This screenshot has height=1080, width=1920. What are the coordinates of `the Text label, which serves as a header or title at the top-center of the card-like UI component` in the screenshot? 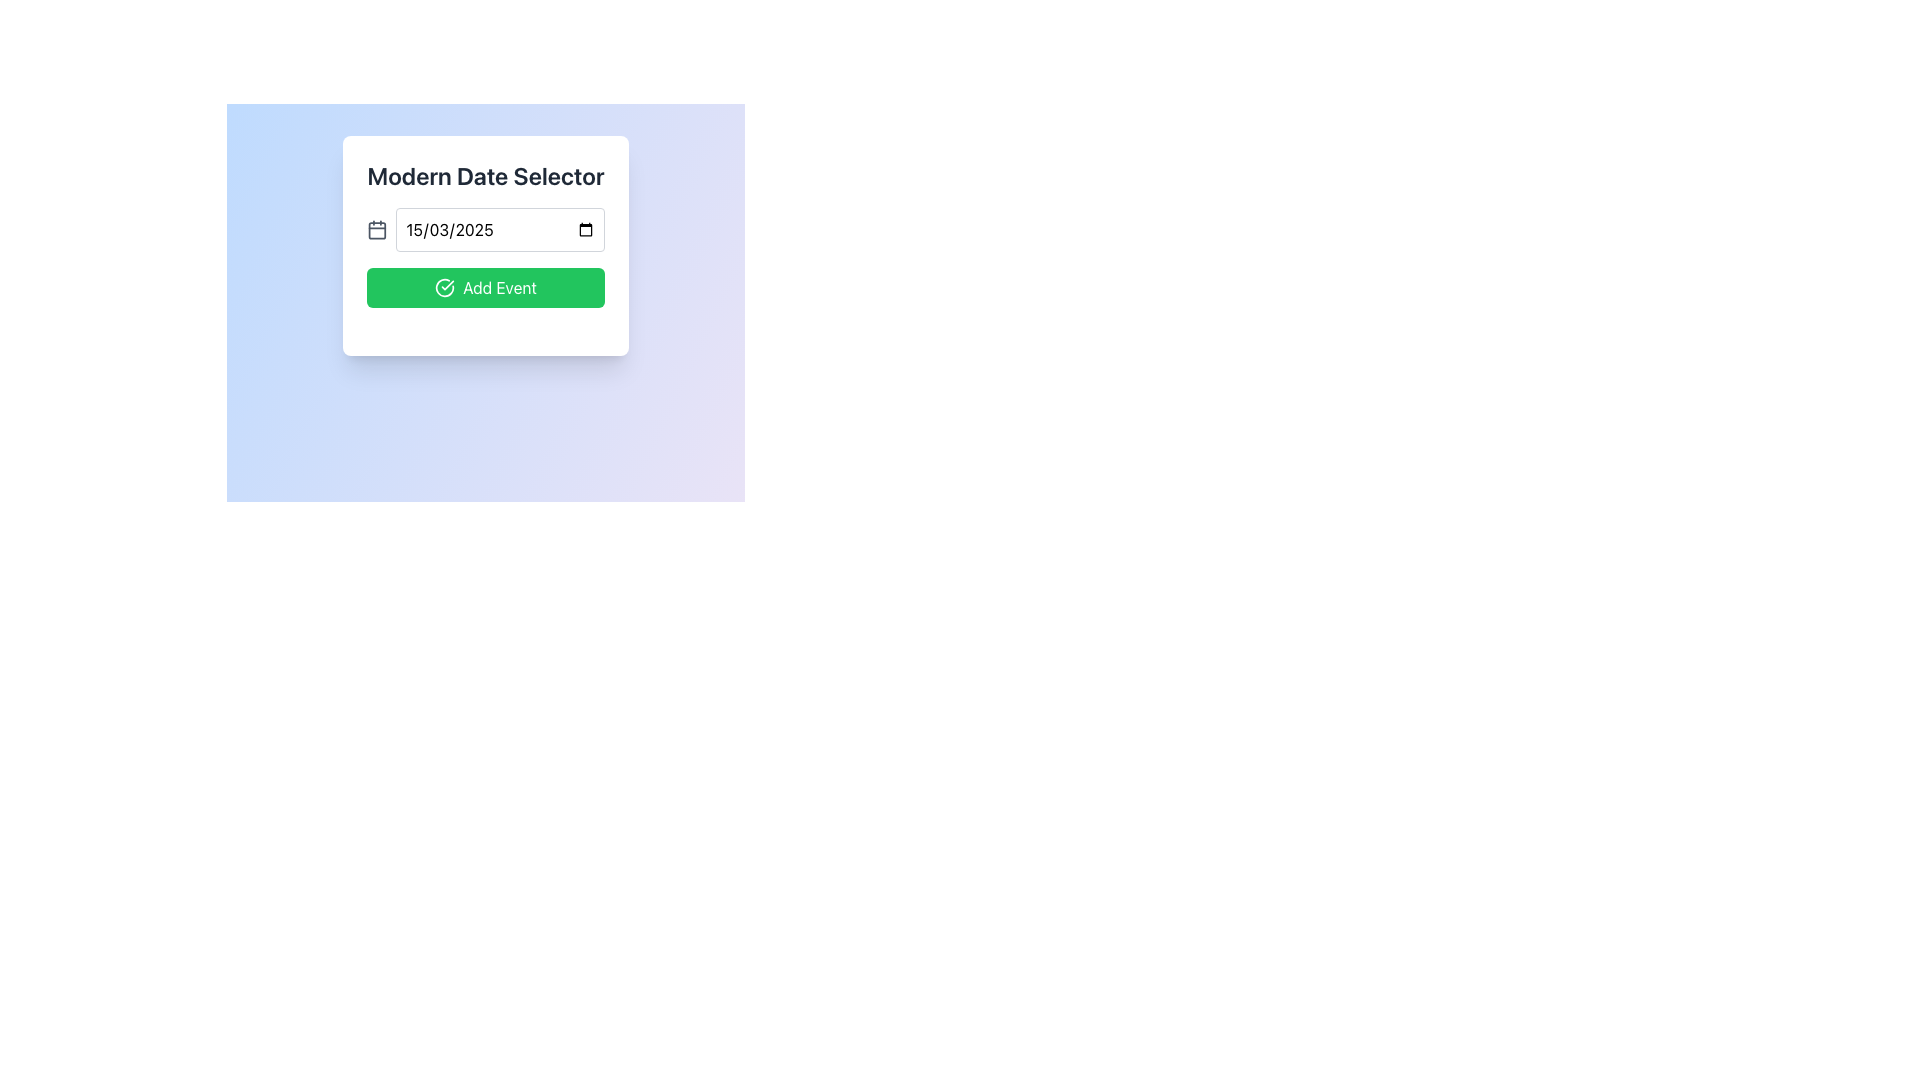 It's located at (485, 175).